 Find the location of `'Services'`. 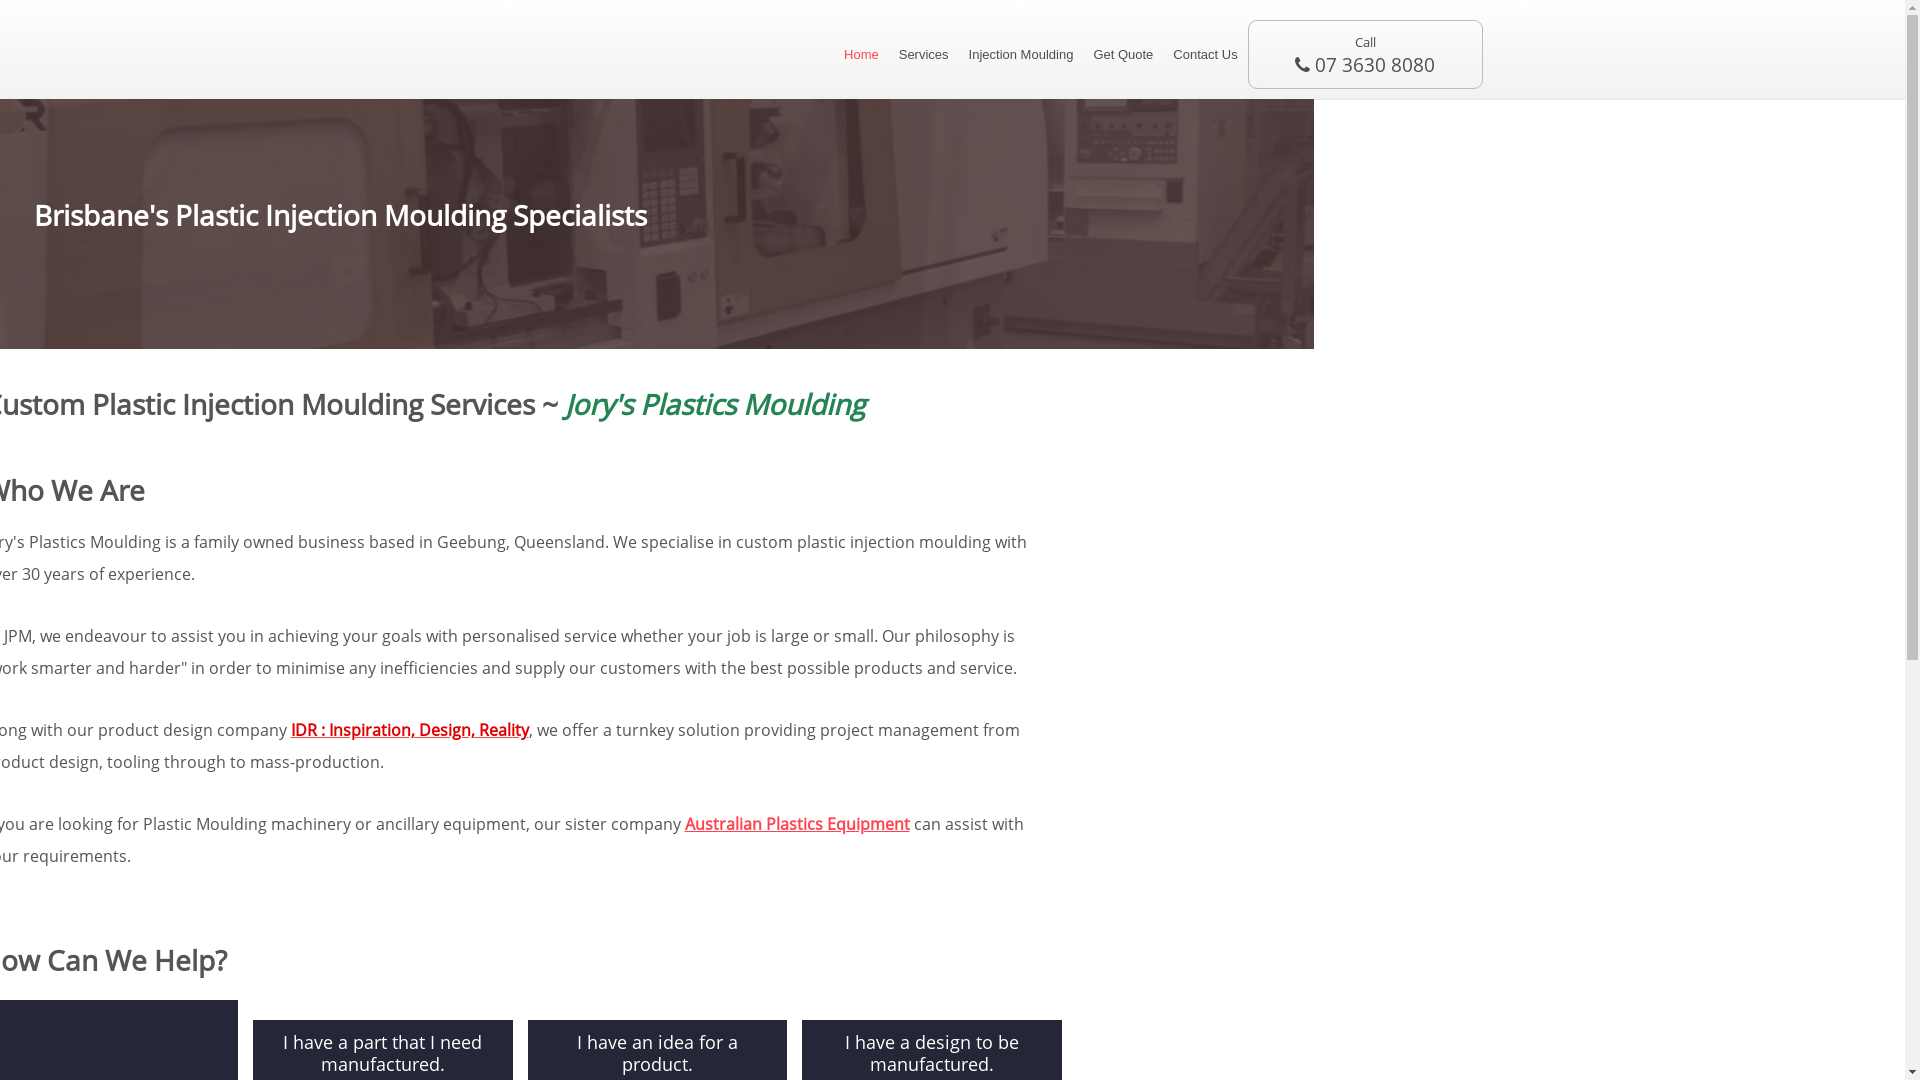

'Services' is located at coordinates (922, 53).